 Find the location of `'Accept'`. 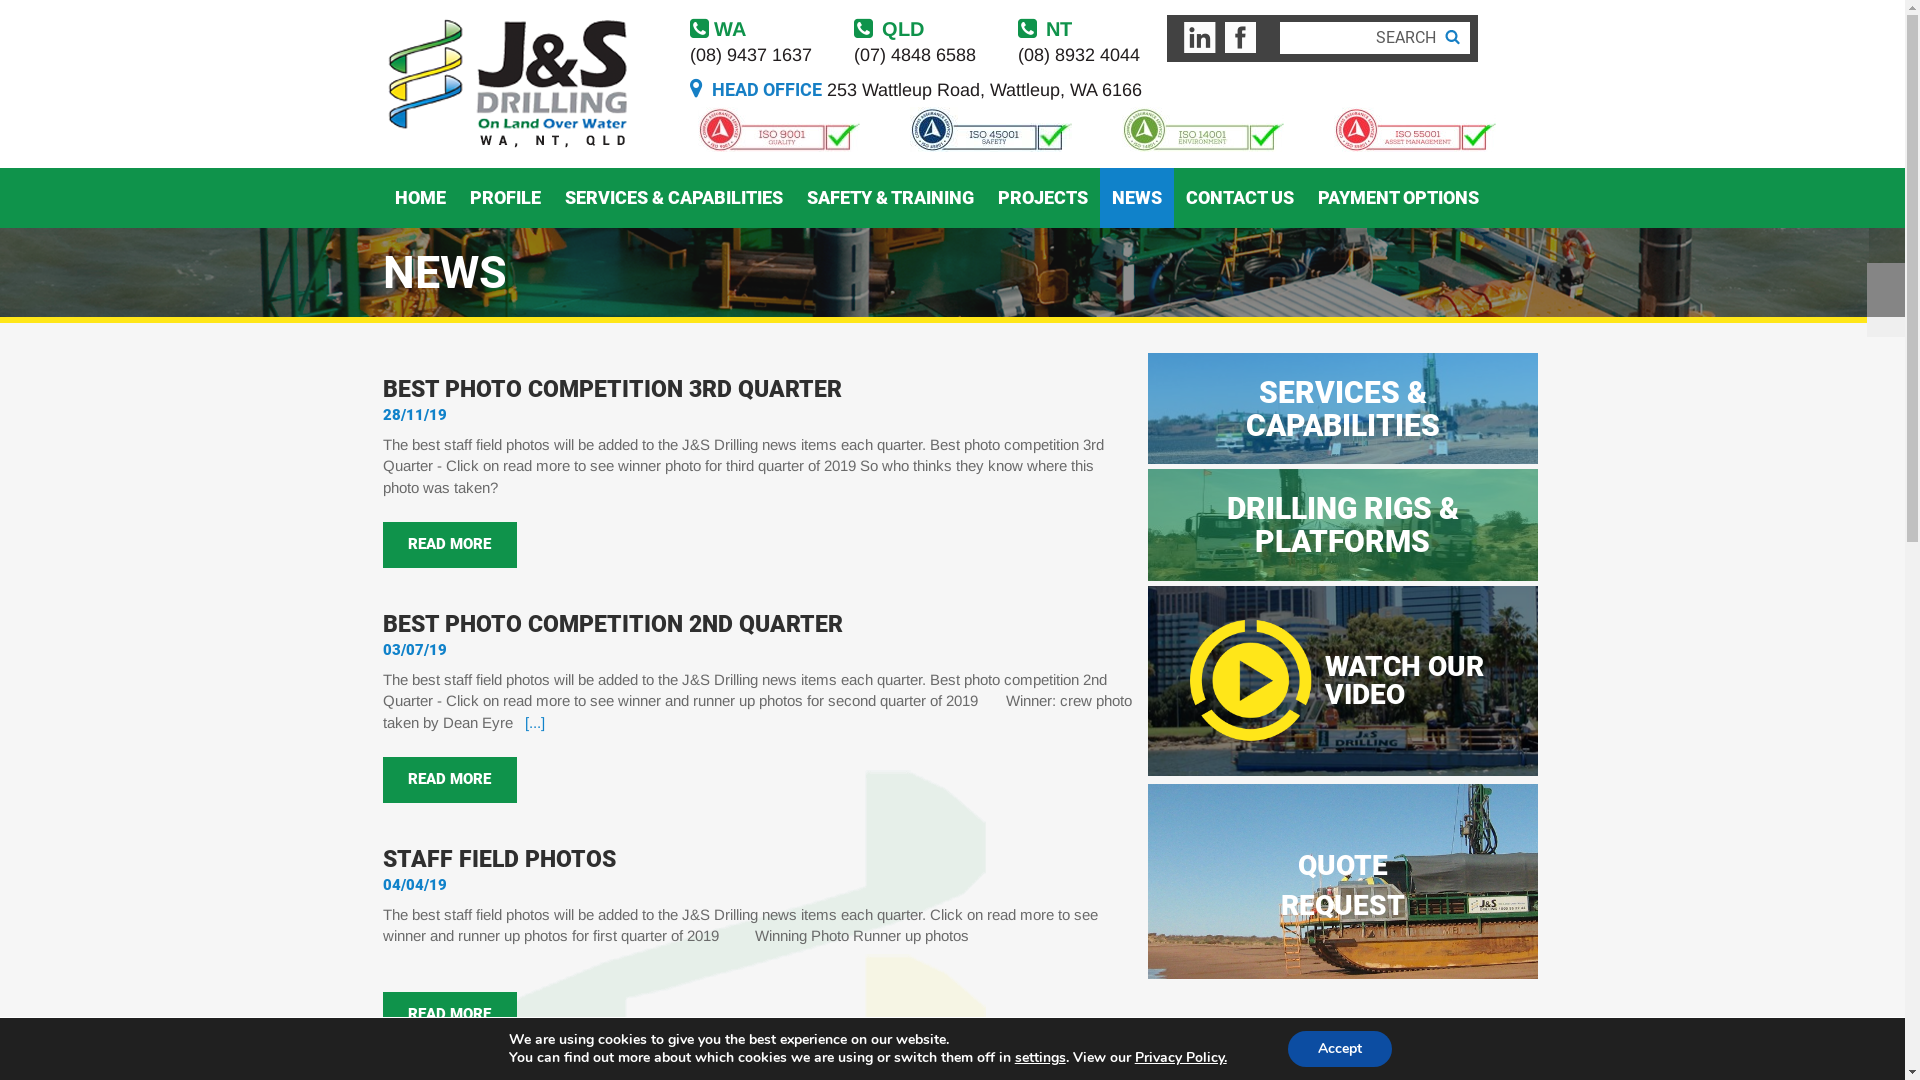

'Accept' is located at coordinates (1339, 1048).